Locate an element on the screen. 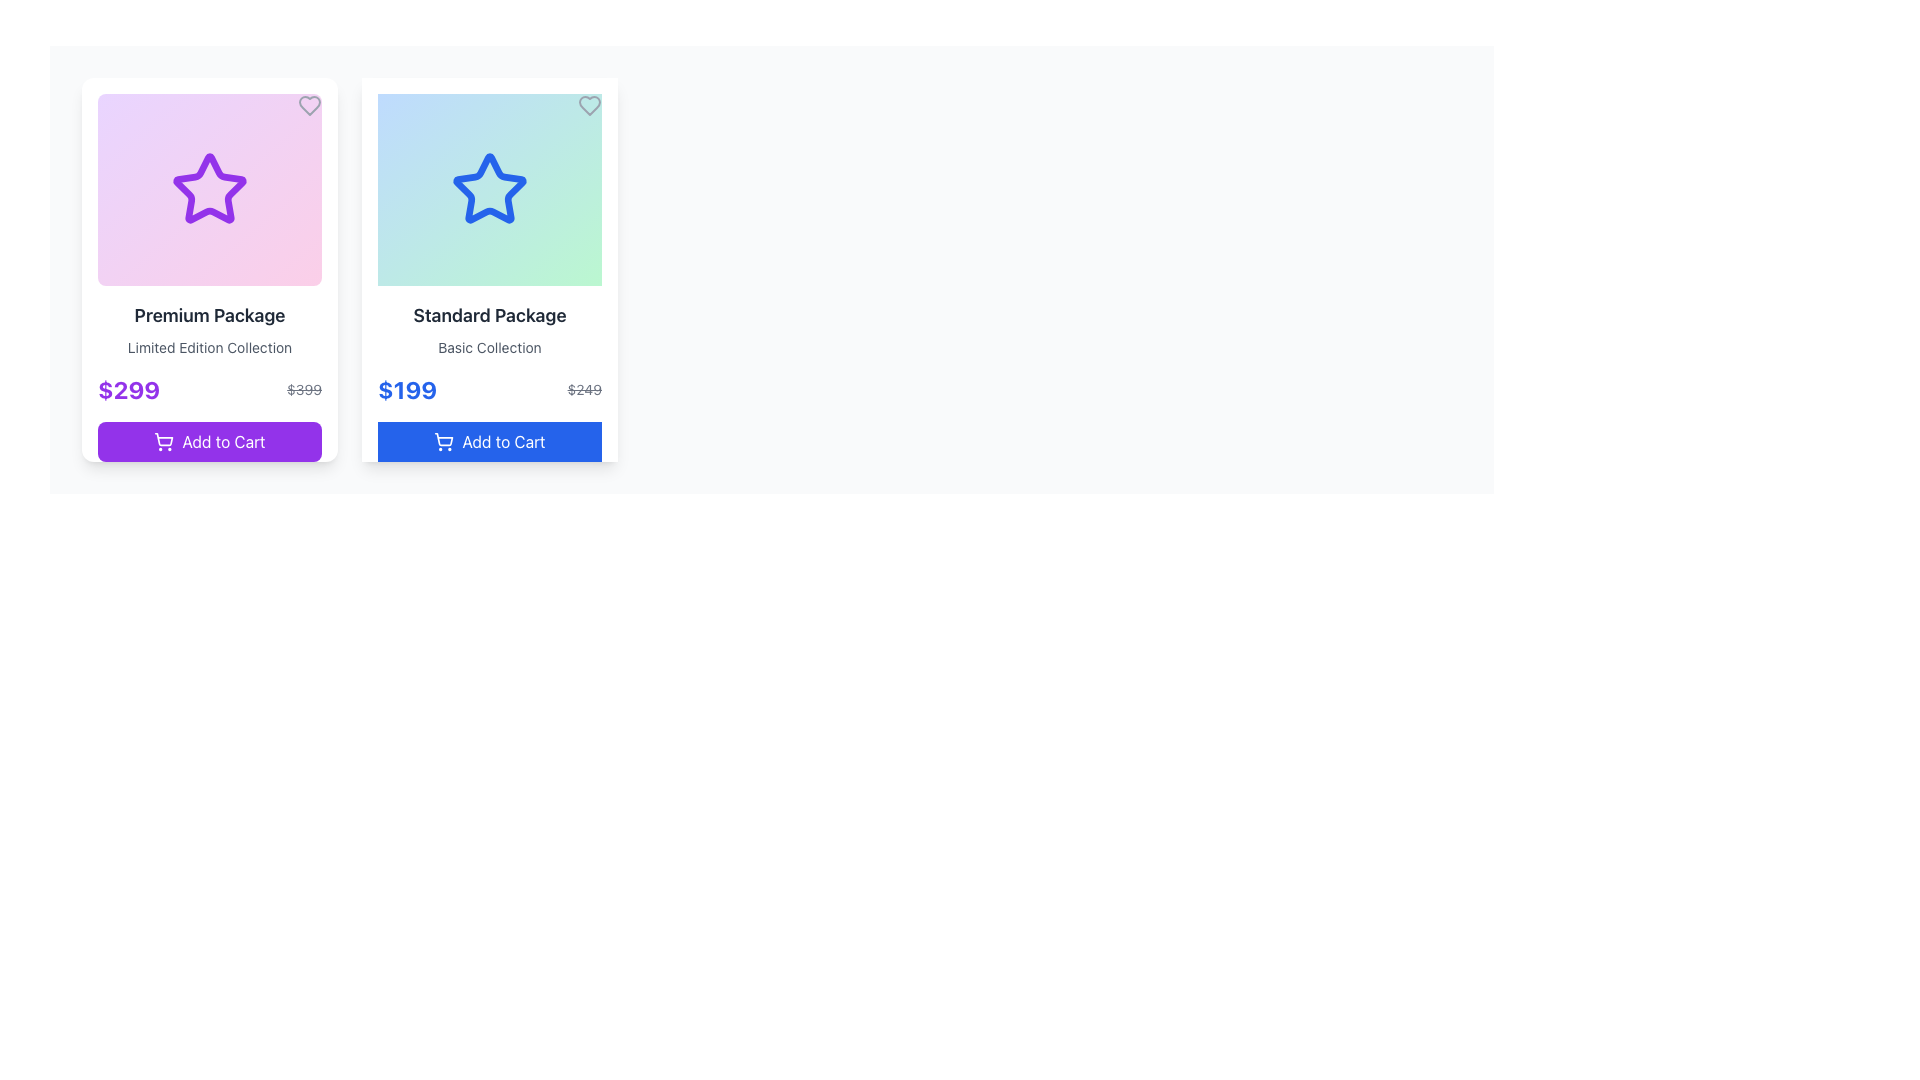 The width and height of the screenshot is (1920, 1080). the heart-shaped icon in the top-right corner of the 'Premium Package' card to favorite/unfavorite it is located at coordinates (309, 105).